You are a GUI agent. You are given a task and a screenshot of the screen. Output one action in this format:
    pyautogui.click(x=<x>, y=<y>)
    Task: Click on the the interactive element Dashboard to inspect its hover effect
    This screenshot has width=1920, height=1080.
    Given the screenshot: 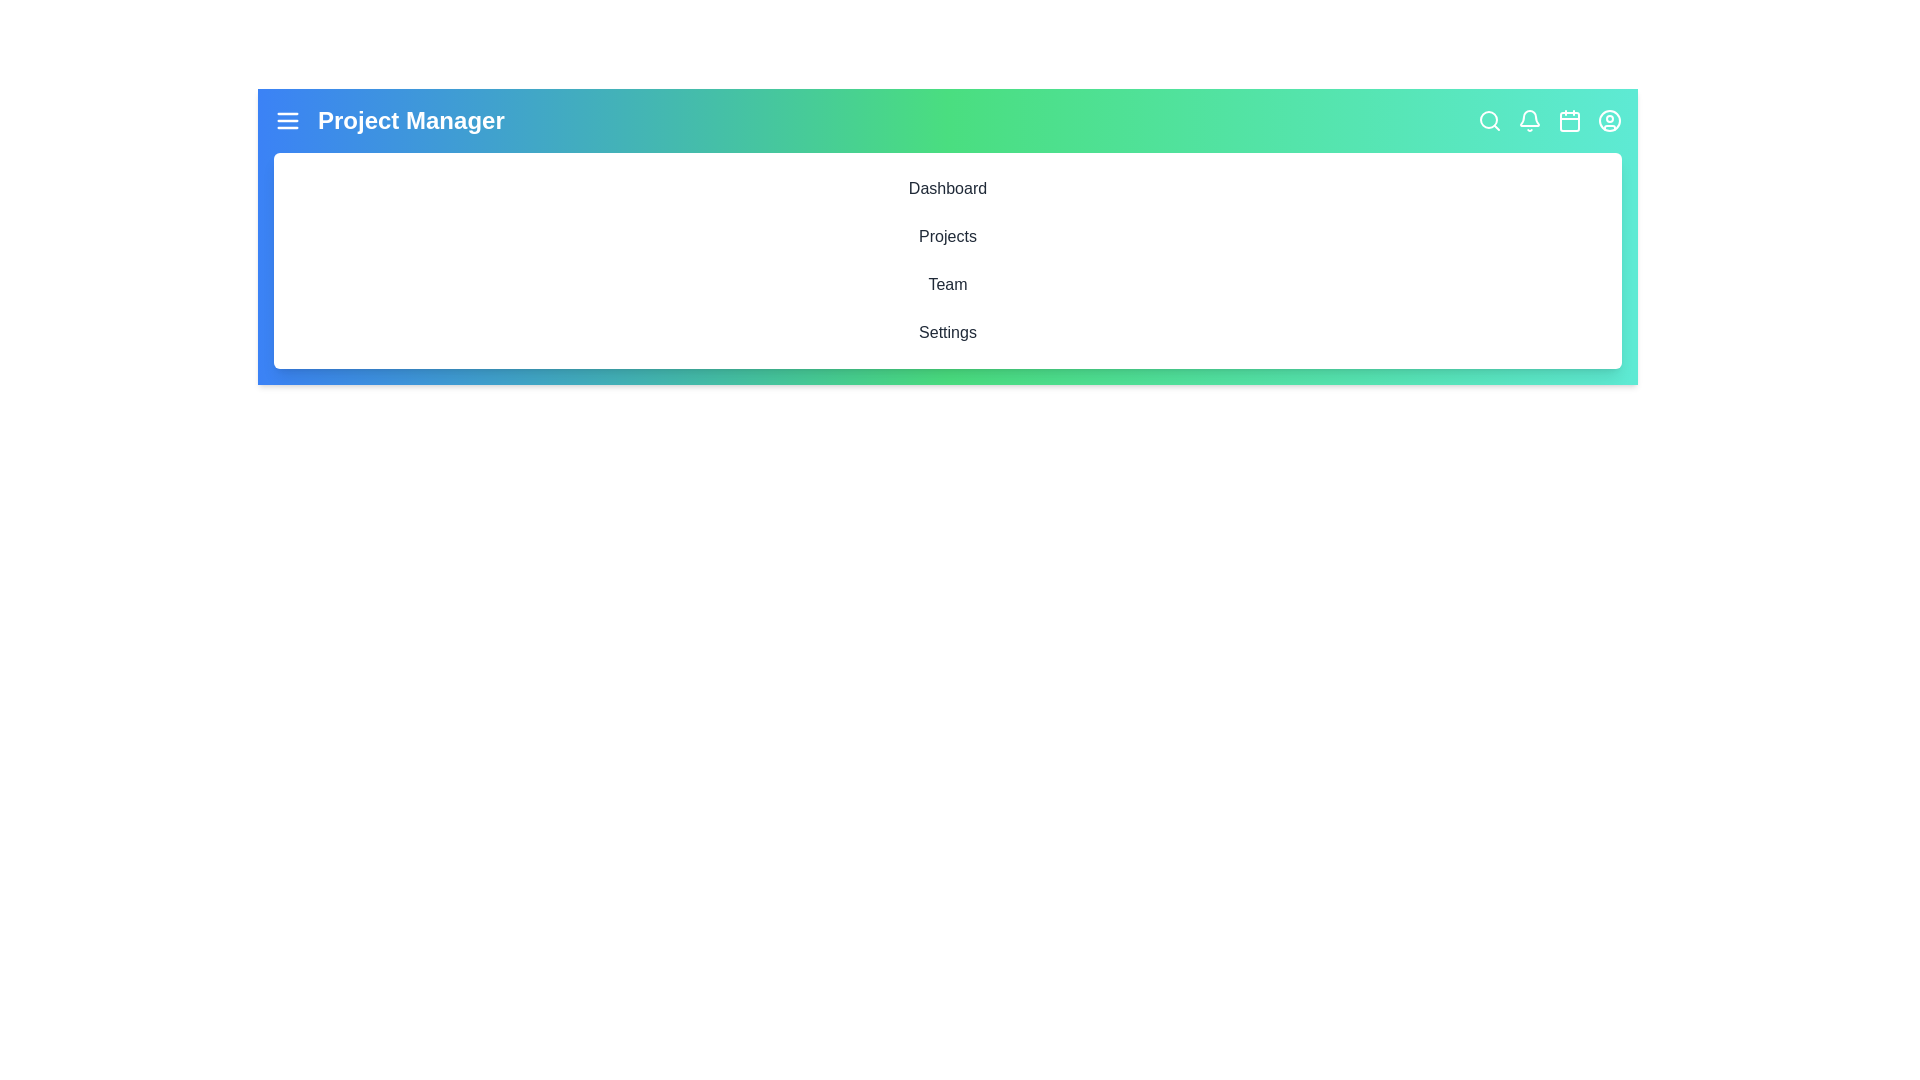 What is the action you would take?
    pyautogui.click(x=947, y=189)
    